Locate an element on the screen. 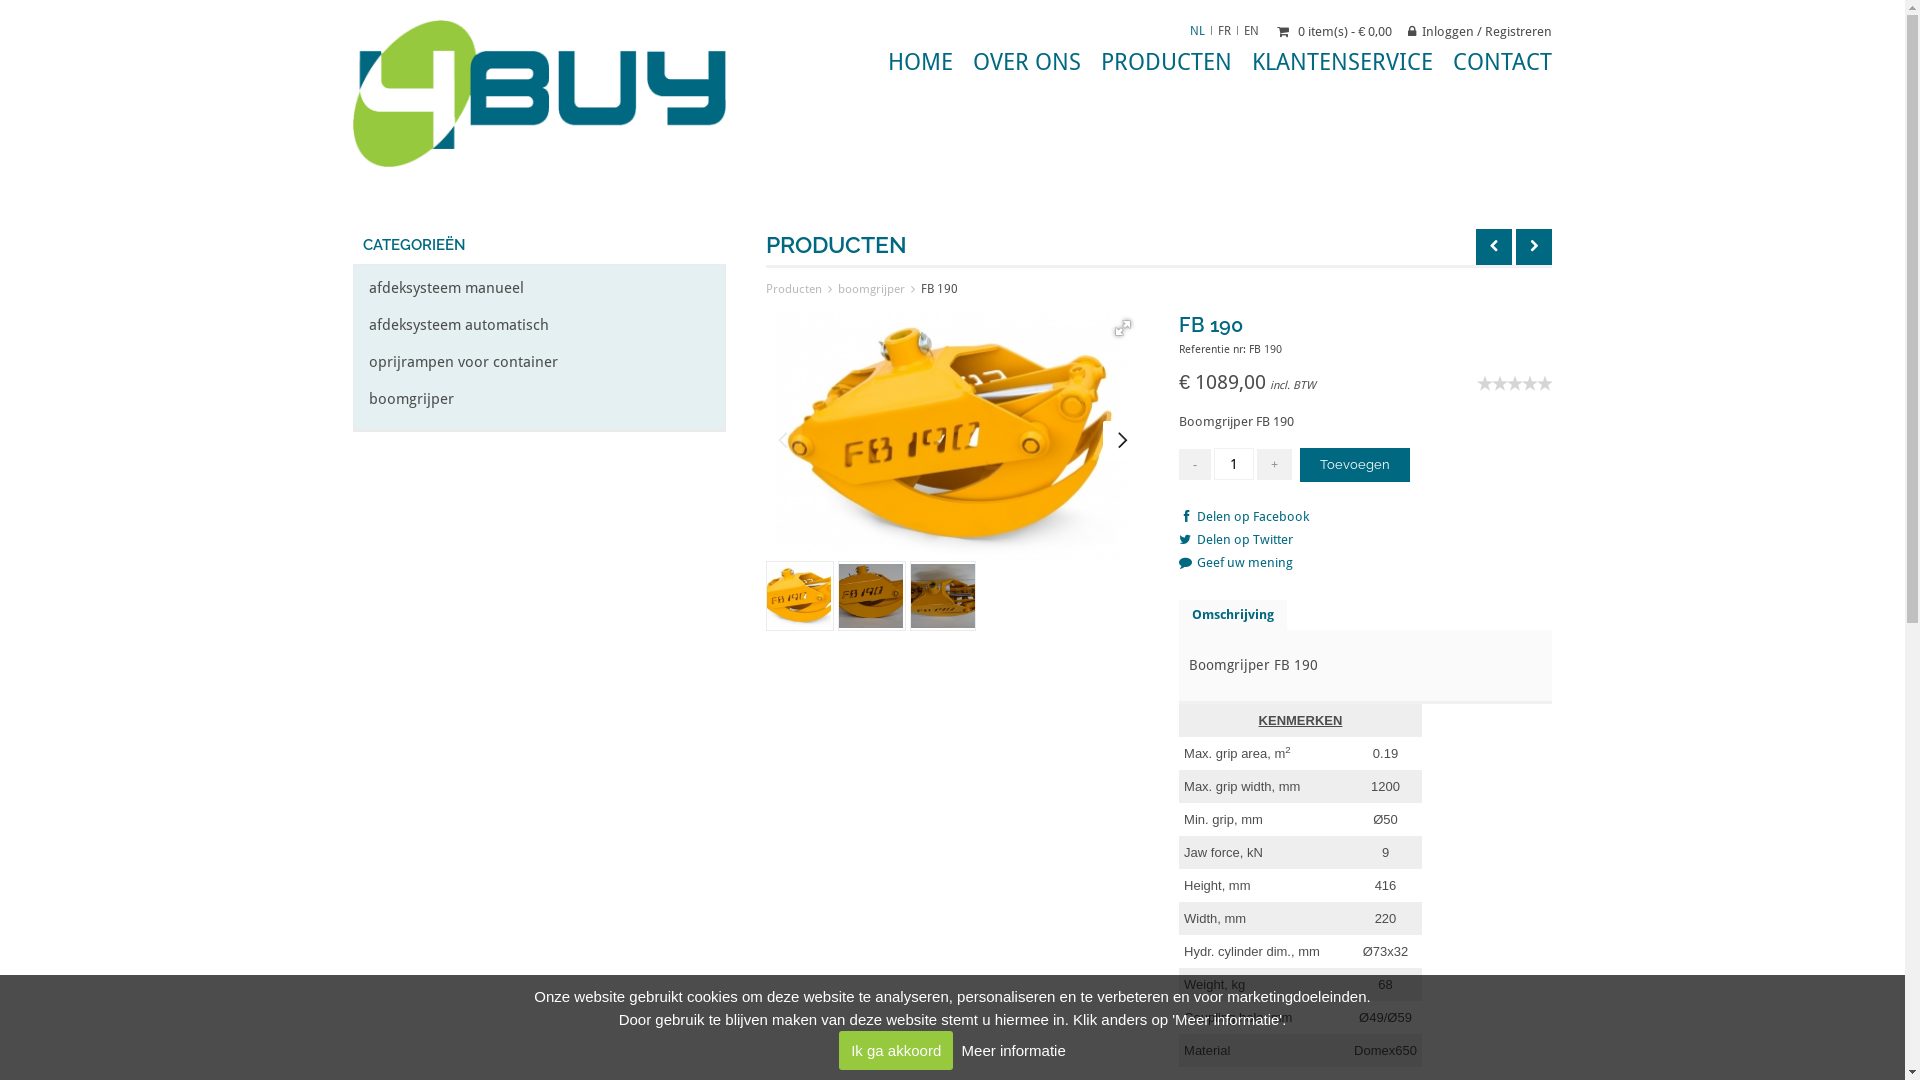 Image resolution: width=1920 pixels, height=1080 pixels. 'Inloggen / Registreren' is located at coordinates (1479, 32).